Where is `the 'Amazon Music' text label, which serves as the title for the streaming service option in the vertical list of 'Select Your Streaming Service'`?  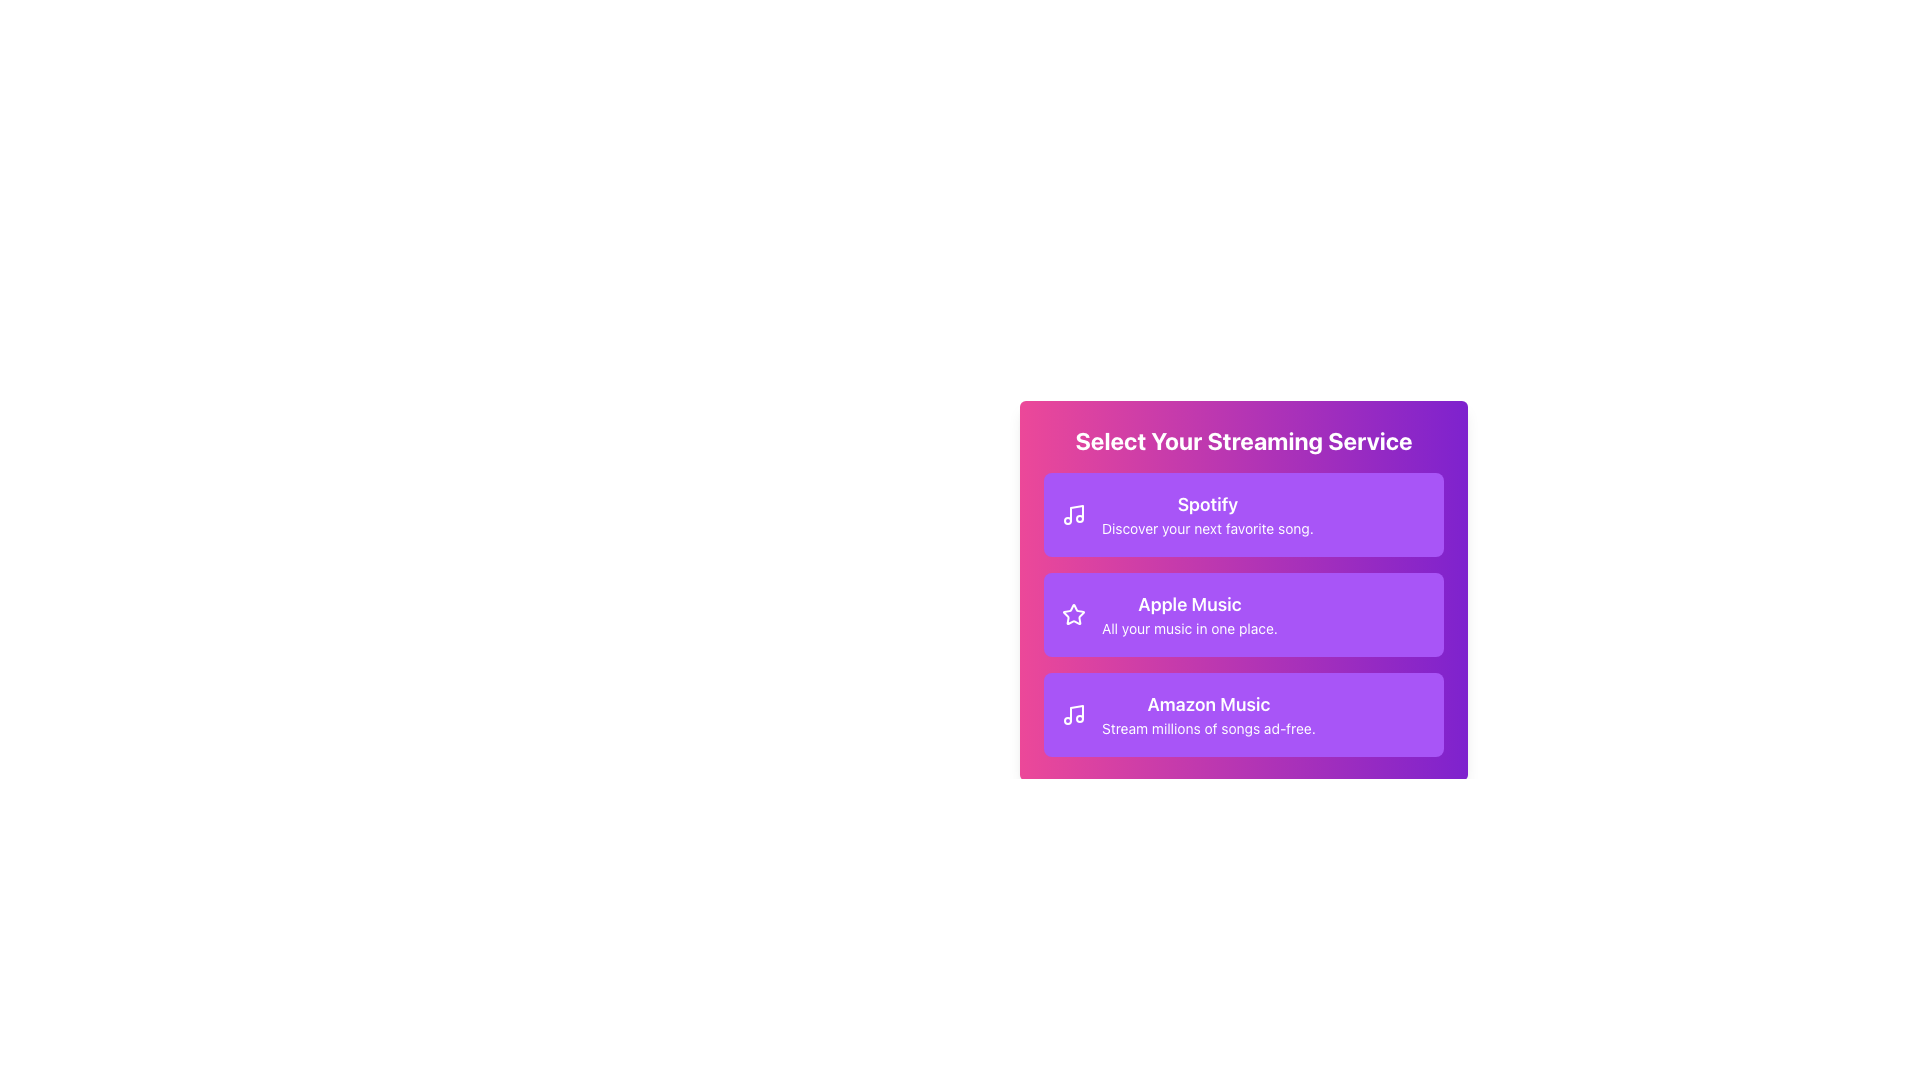 the 'Amazon Music' text label, which serves as the title for the streaming service option in the vertical list of 'Select Your Streaming Service' is located at coordinates (1207, 704).